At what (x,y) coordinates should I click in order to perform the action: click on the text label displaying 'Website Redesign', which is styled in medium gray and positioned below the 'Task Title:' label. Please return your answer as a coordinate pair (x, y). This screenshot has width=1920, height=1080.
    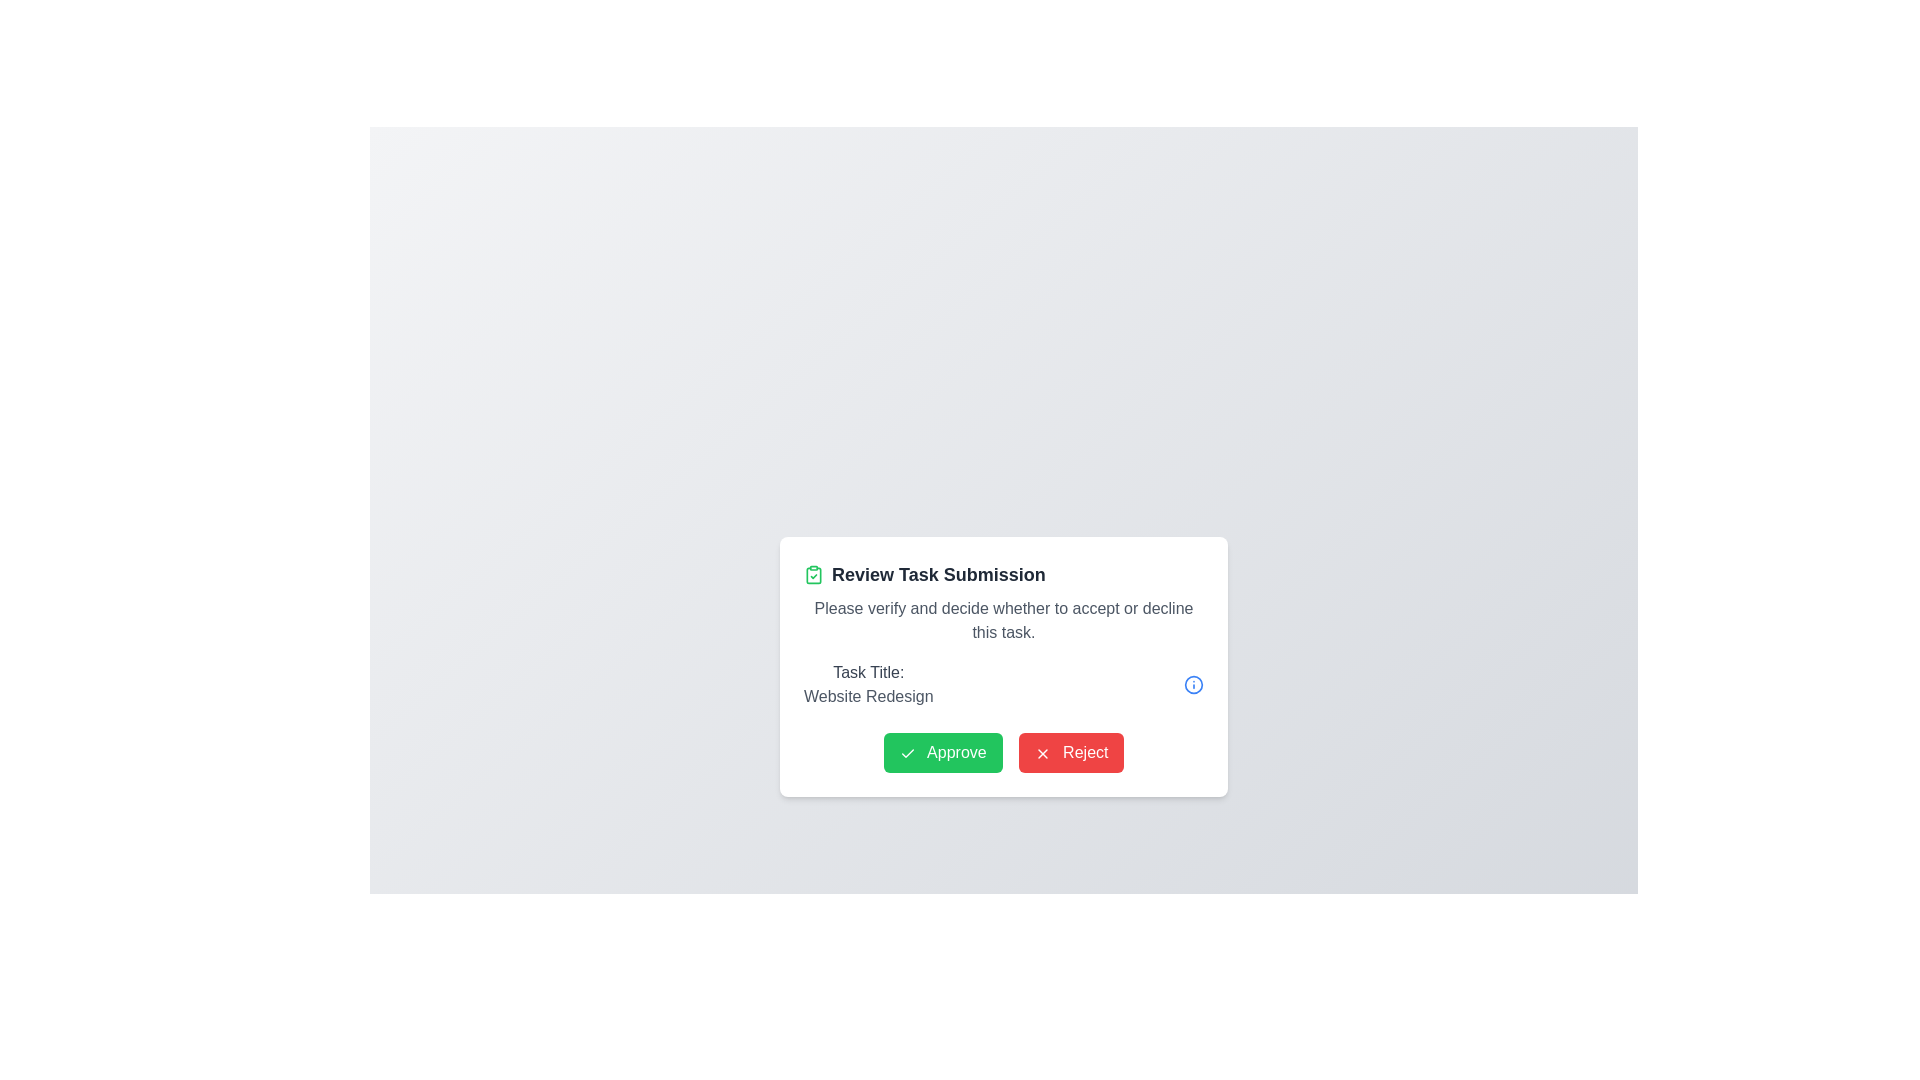
    Looking at the image, I should click on (868, 696).